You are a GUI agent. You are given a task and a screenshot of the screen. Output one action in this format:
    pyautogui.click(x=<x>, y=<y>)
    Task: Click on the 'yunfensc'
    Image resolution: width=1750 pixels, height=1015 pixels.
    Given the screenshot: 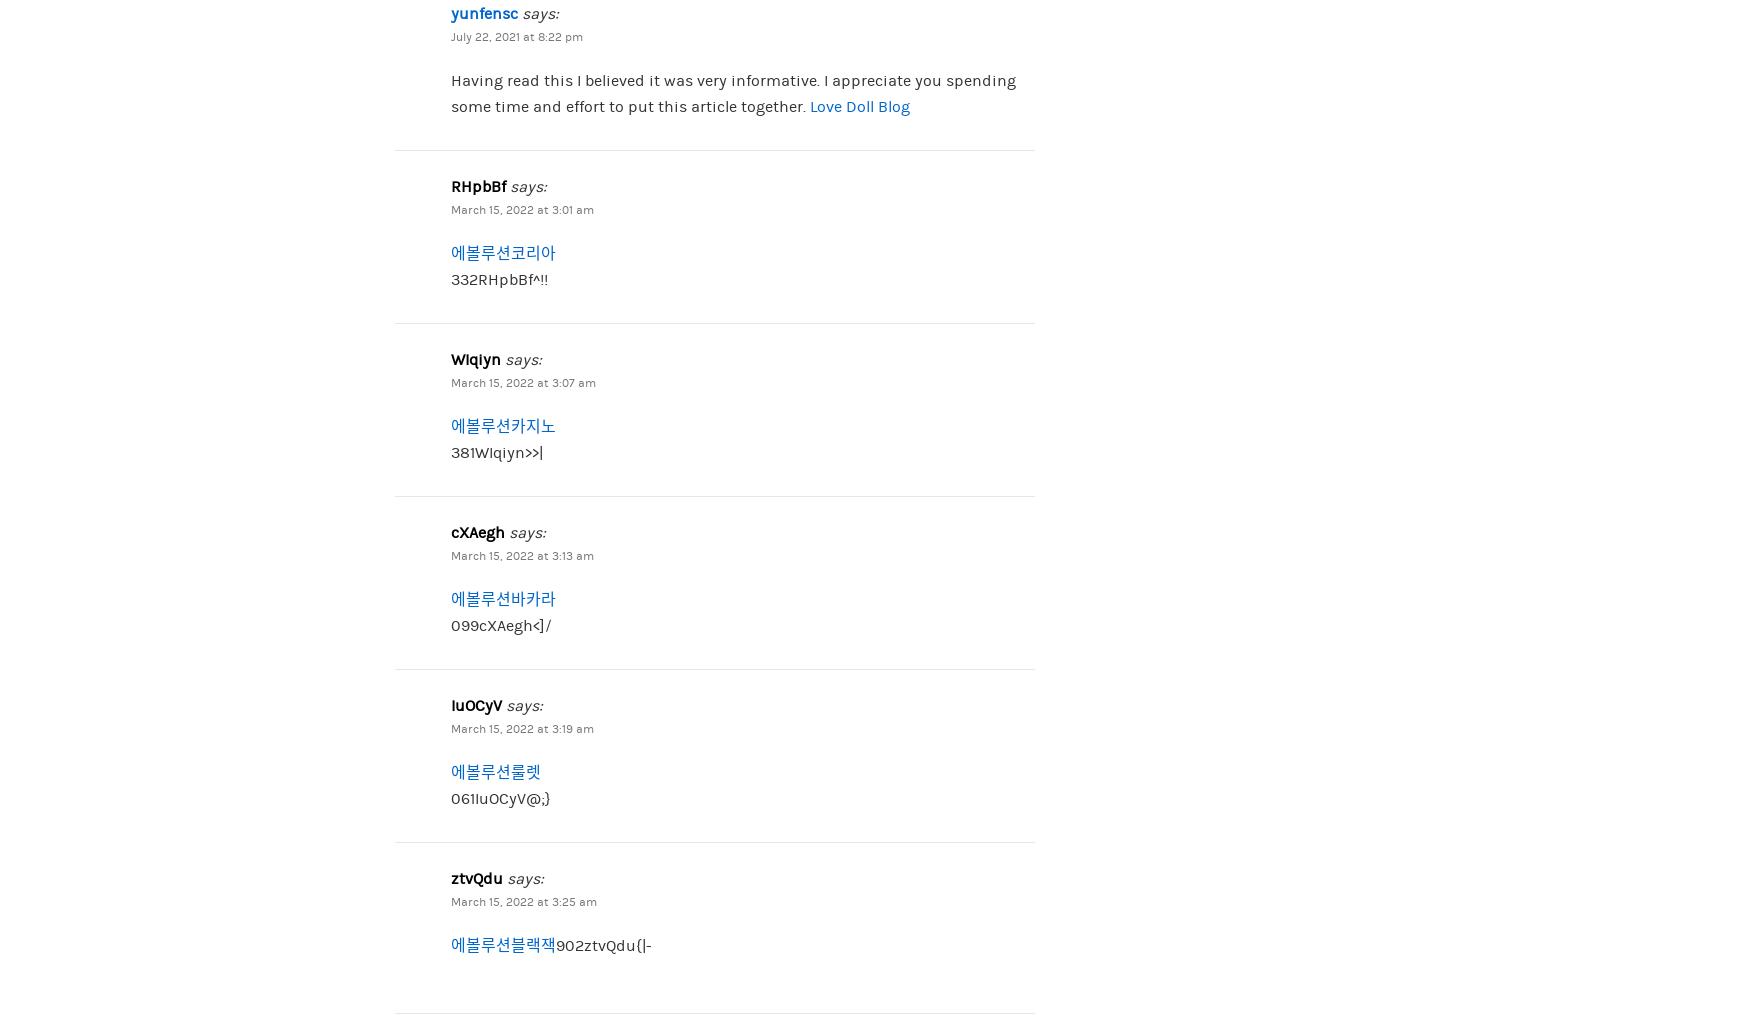 What is the action you would take?
    pyautogui.click(x=484, y=11)
    